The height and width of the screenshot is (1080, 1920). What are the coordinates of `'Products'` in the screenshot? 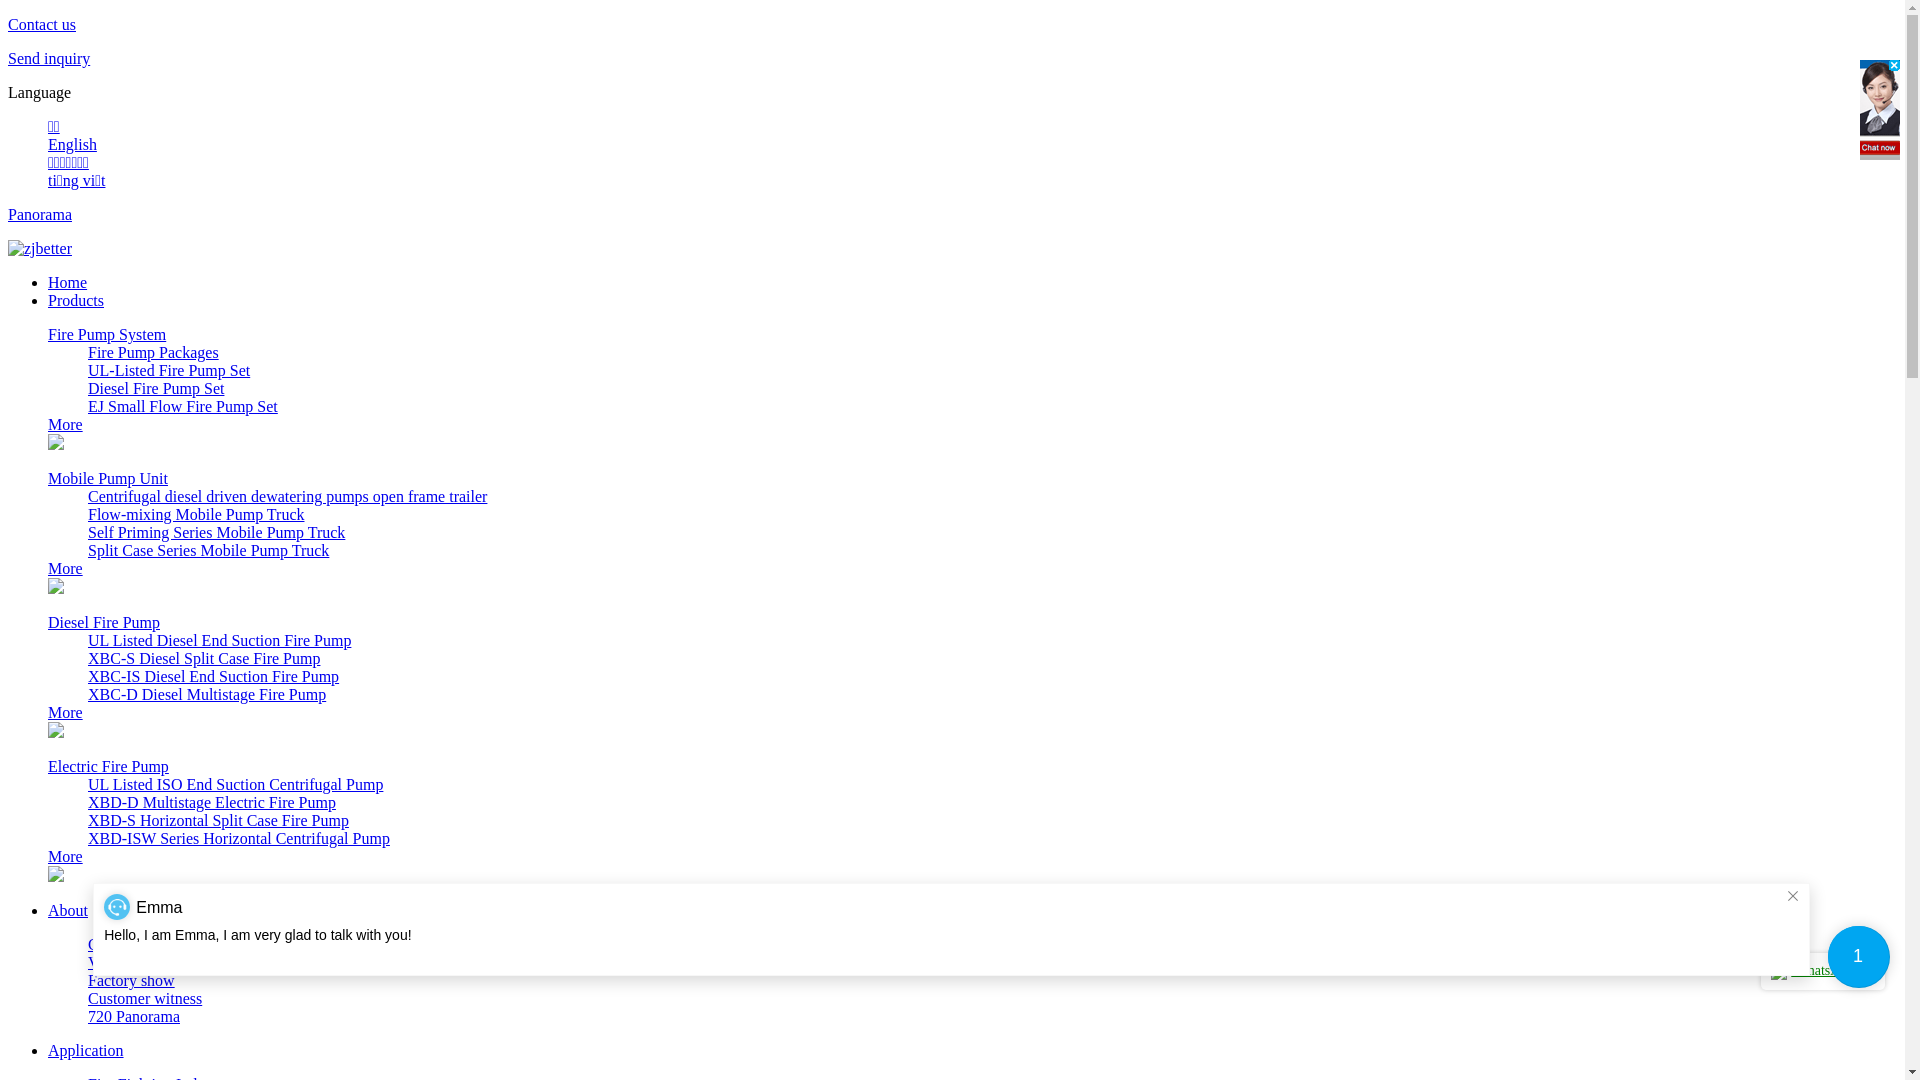 It's located at (48, 300).